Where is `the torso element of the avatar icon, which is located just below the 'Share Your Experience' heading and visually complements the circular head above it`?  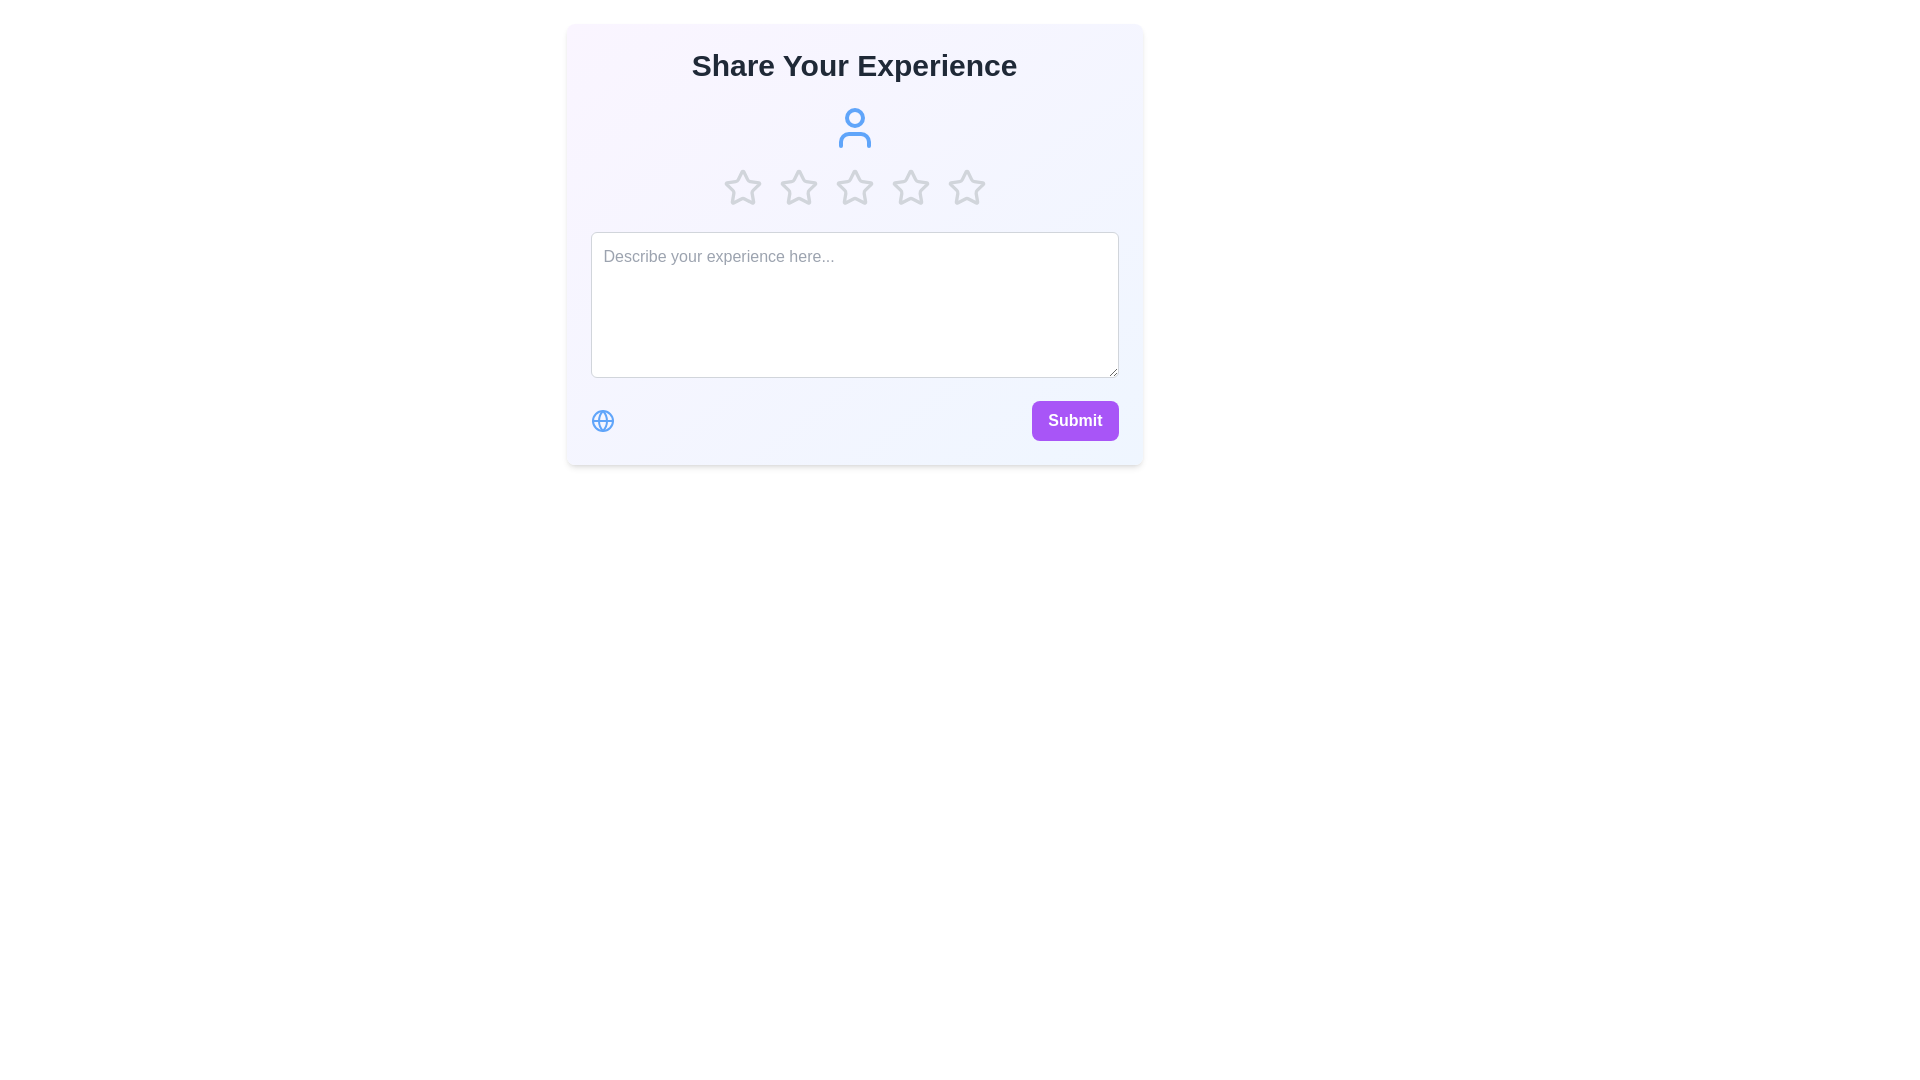 the torso element of the avatar icon, which is located just below the 'Share Your Experience' heading and visually complements the circular head above it is located at coordinates (854, 138).